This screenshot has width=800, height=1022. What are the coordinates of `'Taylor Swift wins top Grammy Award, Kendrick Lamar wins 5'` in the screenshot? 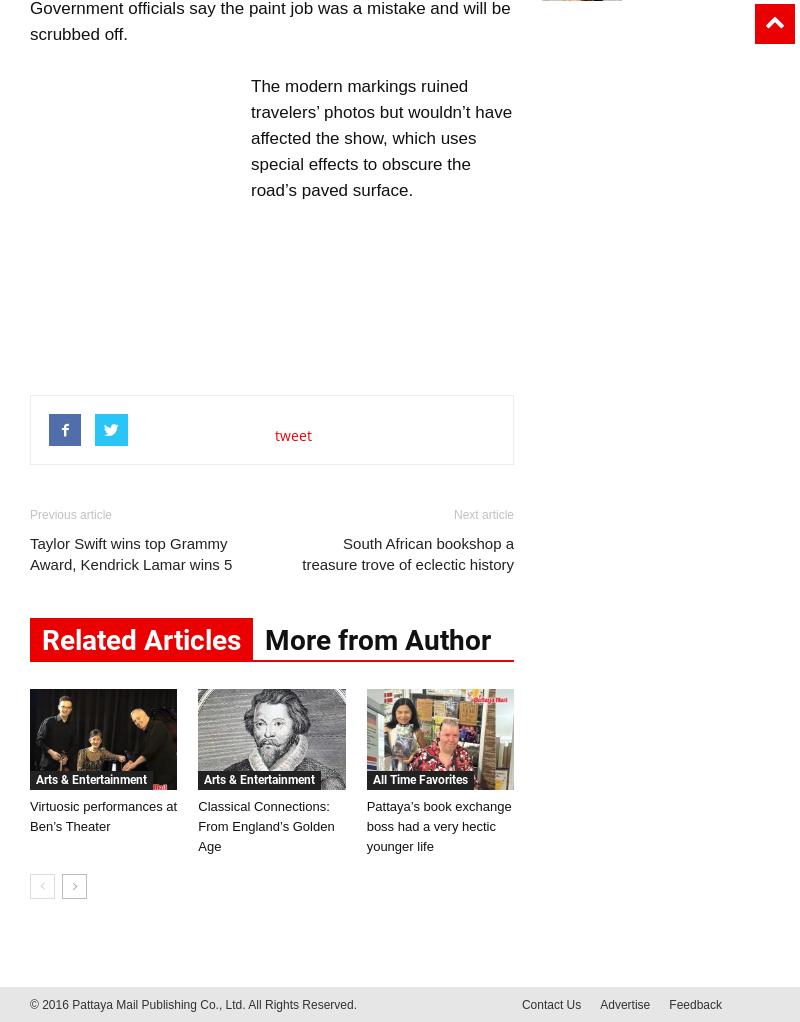 It's located at (129, 554).